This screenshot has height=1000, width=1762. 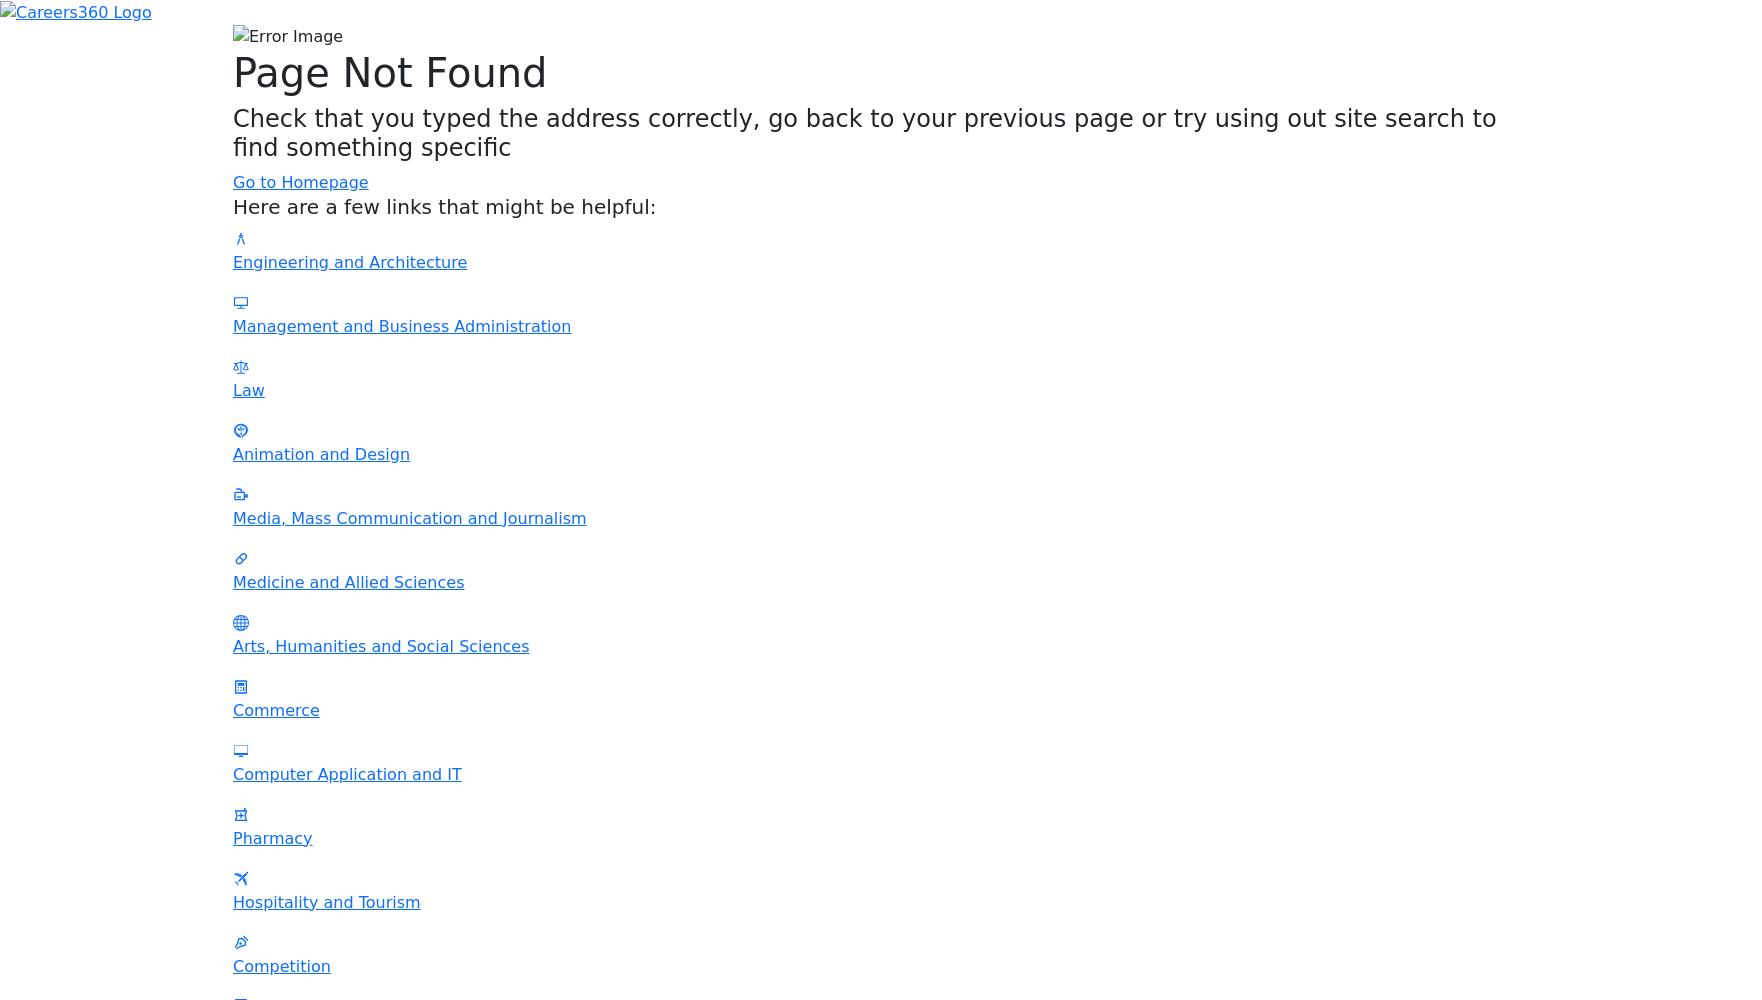 What do you see at coordinates (232, 261) in the screenshot?
I see `'Engineering and Architecture'` at bounding box center [232, 261].